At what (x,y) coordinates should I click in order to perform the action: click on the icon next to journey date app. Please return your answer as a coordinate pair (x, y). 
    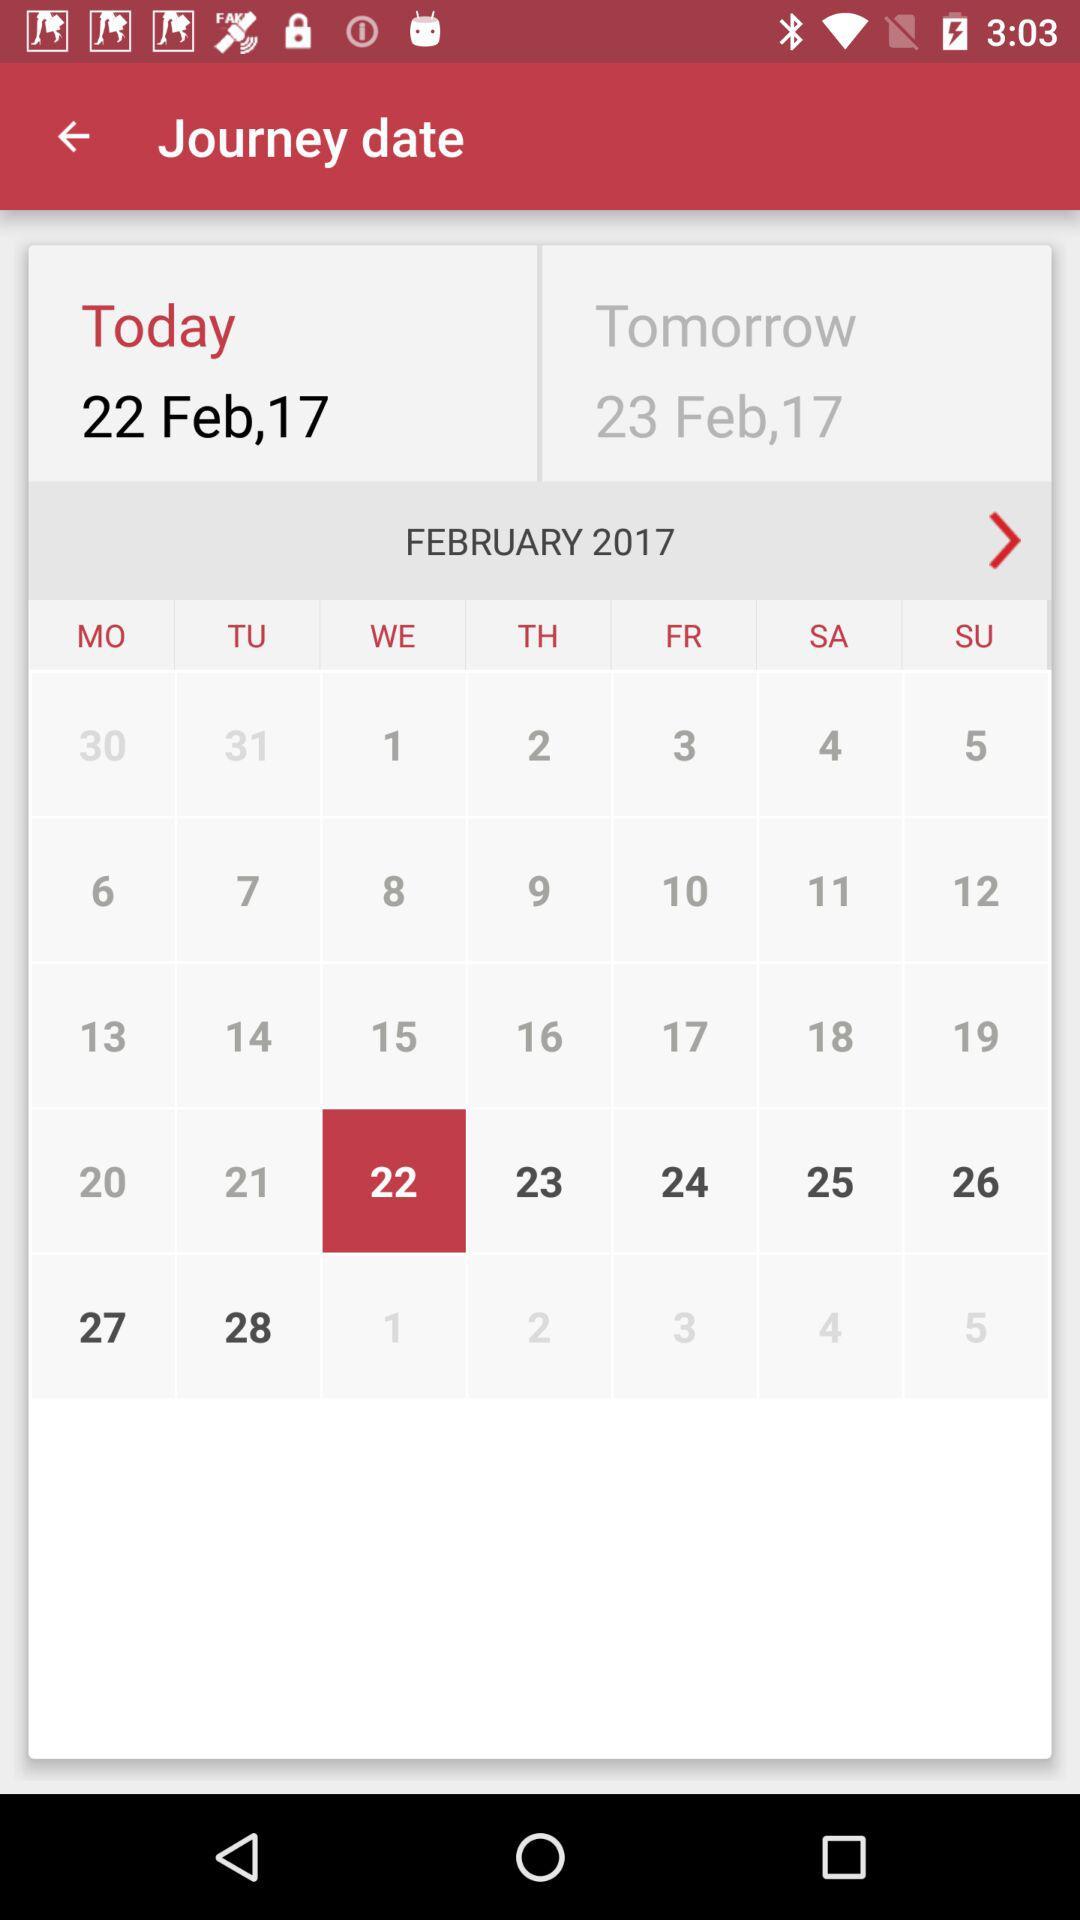
    Looking at the image, I should click on (72, 135).